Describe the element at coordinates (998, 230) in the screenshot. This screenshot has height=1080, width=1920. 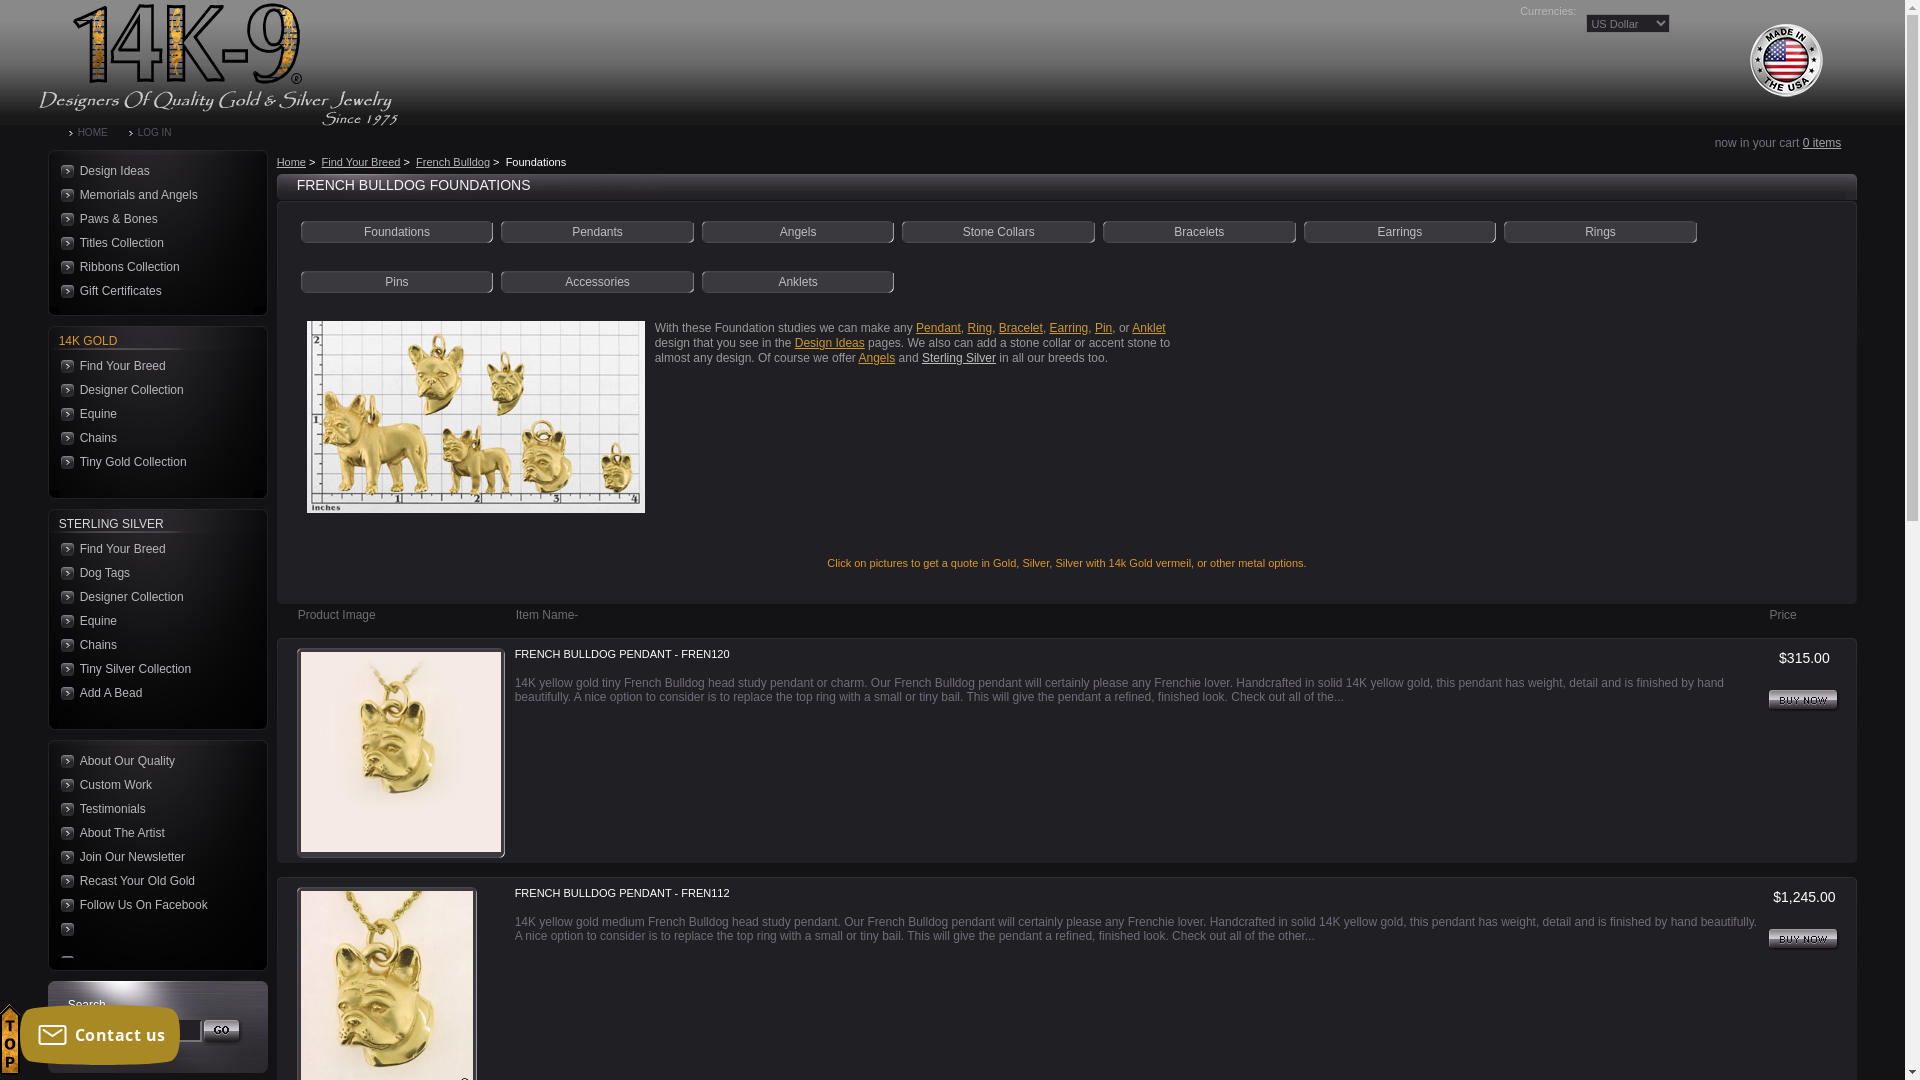
I see `'Stone Collars'` at that location.